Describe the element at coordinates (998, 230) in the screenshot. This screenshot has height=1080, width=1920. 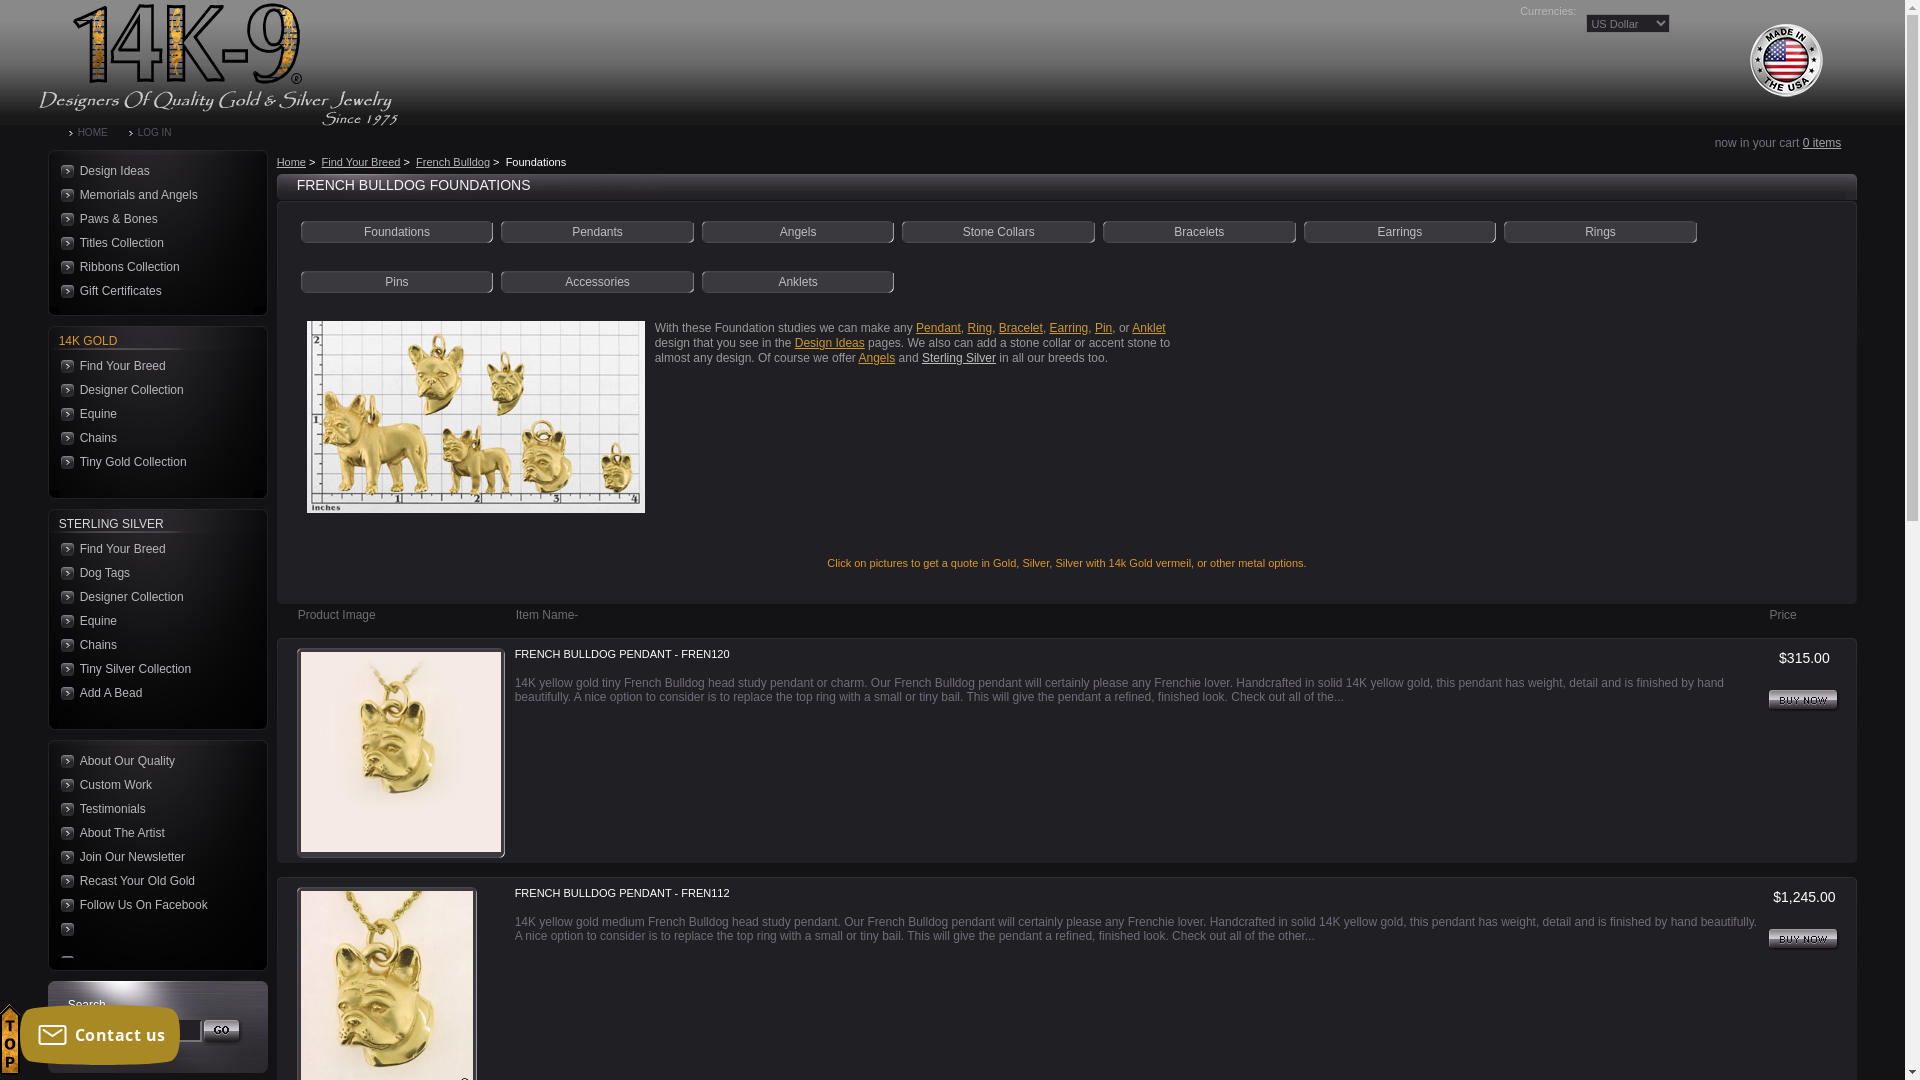
I see `'Stone Collars'` at that location.